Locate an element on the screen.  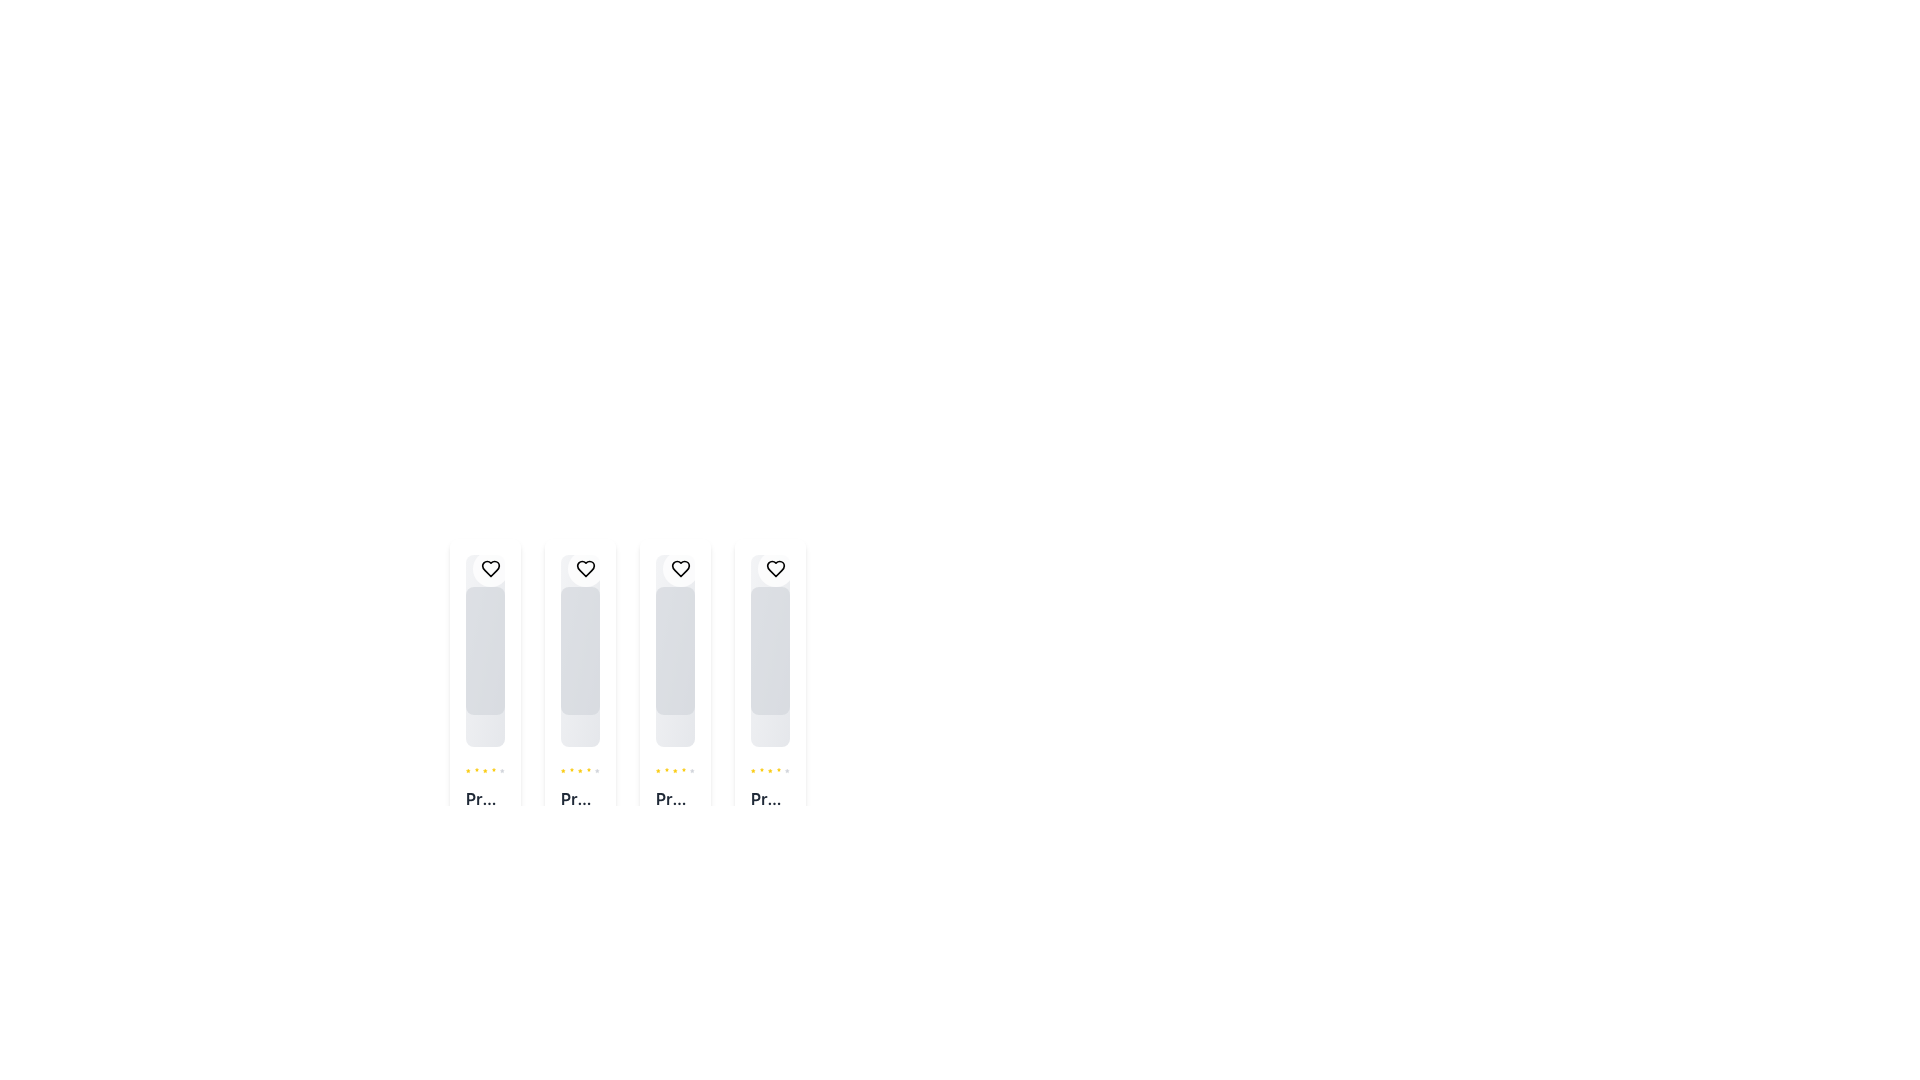
text label that serves as the title or name of the product in the first product card from the left, located between the star rating display and the product category label is located at coordinates (485, 797).